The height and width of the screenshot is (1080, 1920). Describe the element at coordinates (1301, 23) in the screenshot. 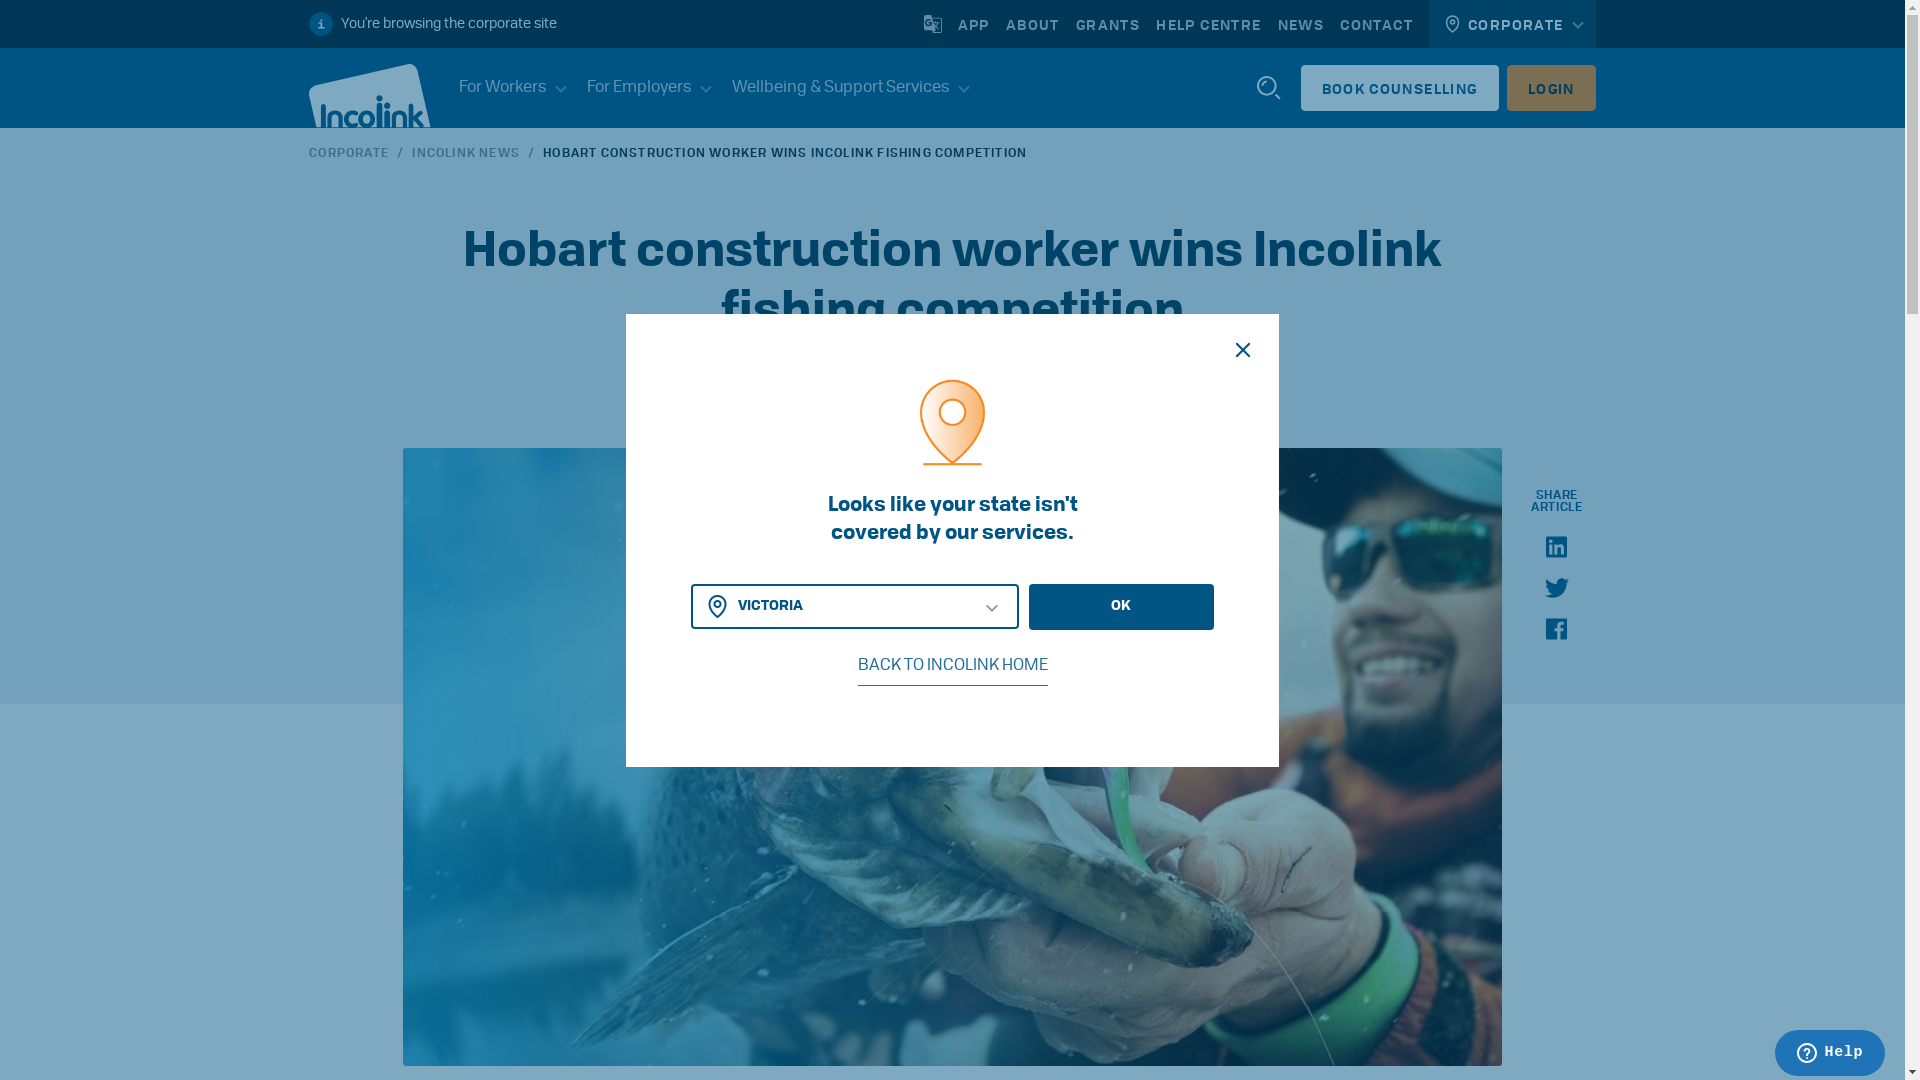

I see `'NEWS'` at that location.